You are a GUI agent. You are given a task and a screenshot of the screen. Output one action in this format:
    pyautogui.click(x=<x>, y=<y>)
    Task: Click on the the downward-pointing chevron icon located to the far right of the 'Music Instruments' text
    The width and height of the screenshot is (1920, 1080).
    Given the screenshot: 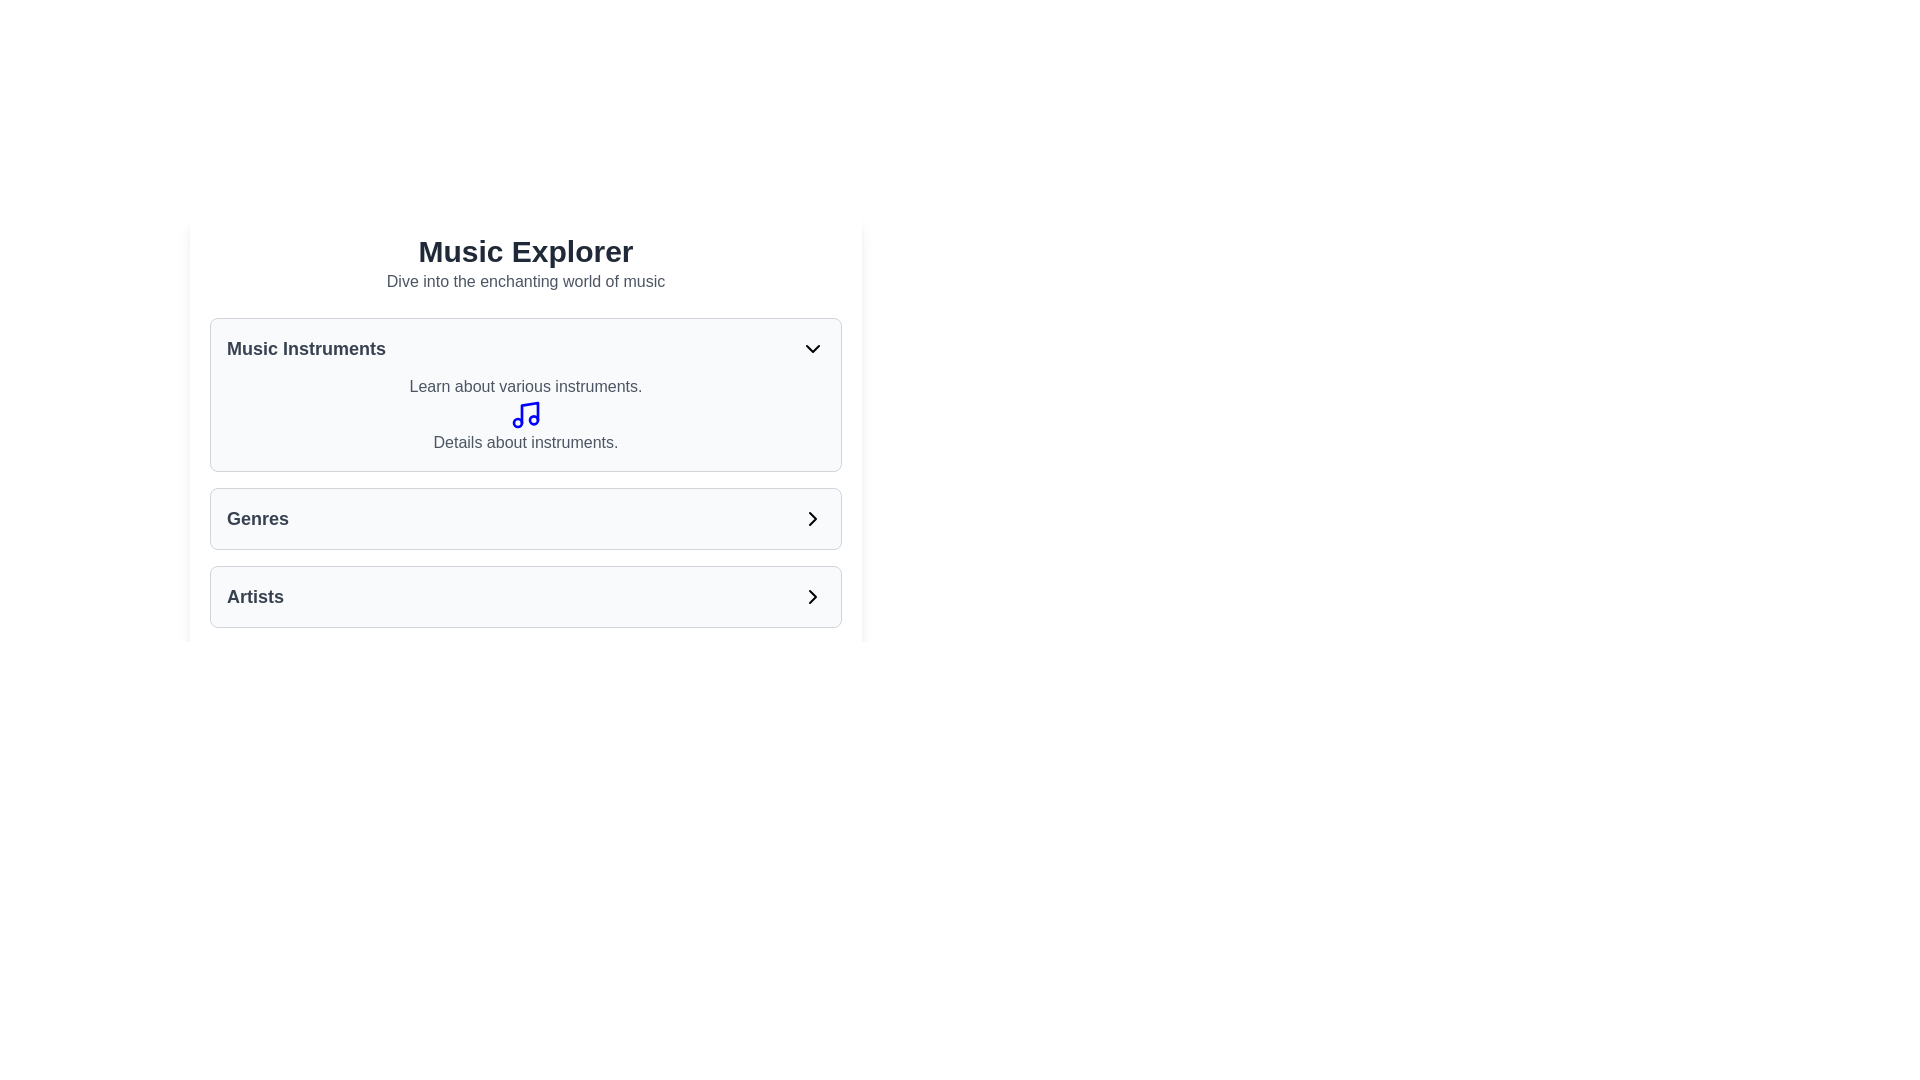 What is the action you would take?
    pyautogui.click(x=812, y=347)
    